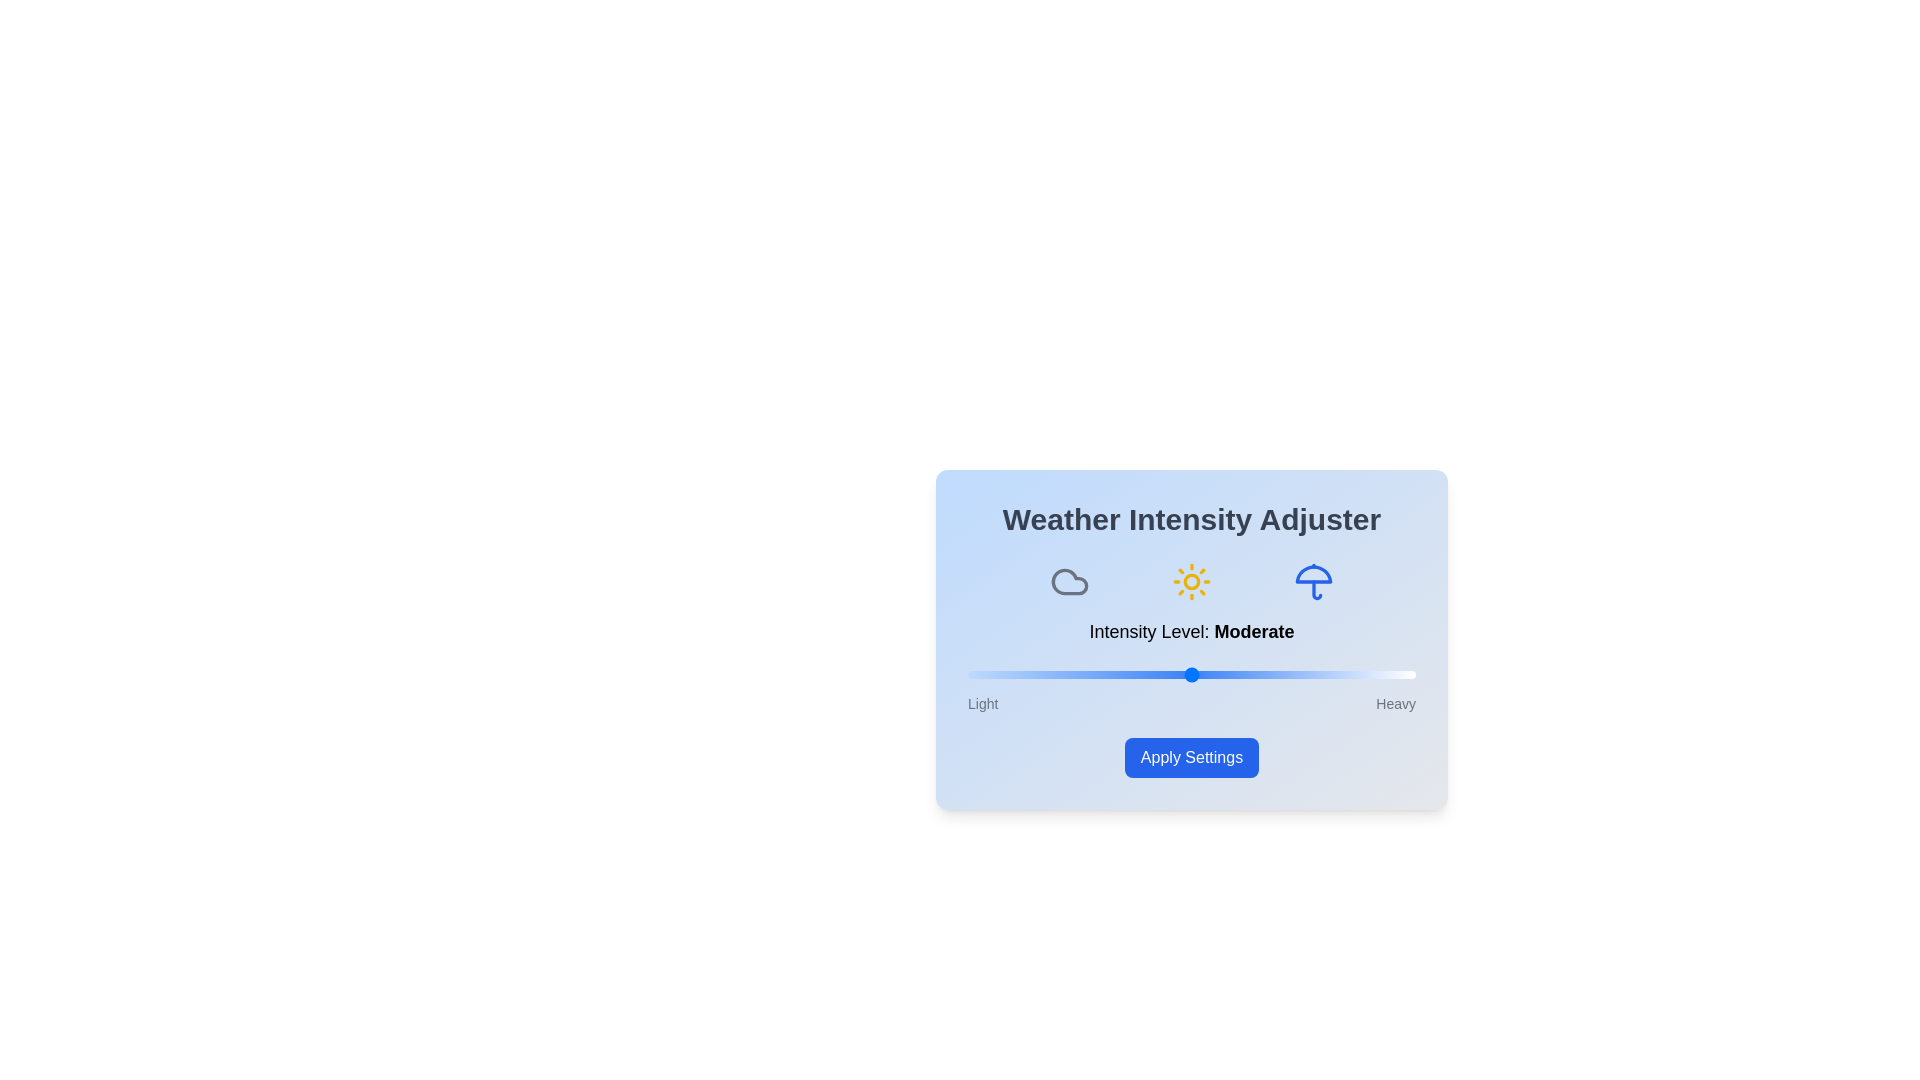  What do you see at coordinates (1401, 675) in the screenshot?
I see `the weather intensity slider to 97%` at bounding box center [1401, 675].